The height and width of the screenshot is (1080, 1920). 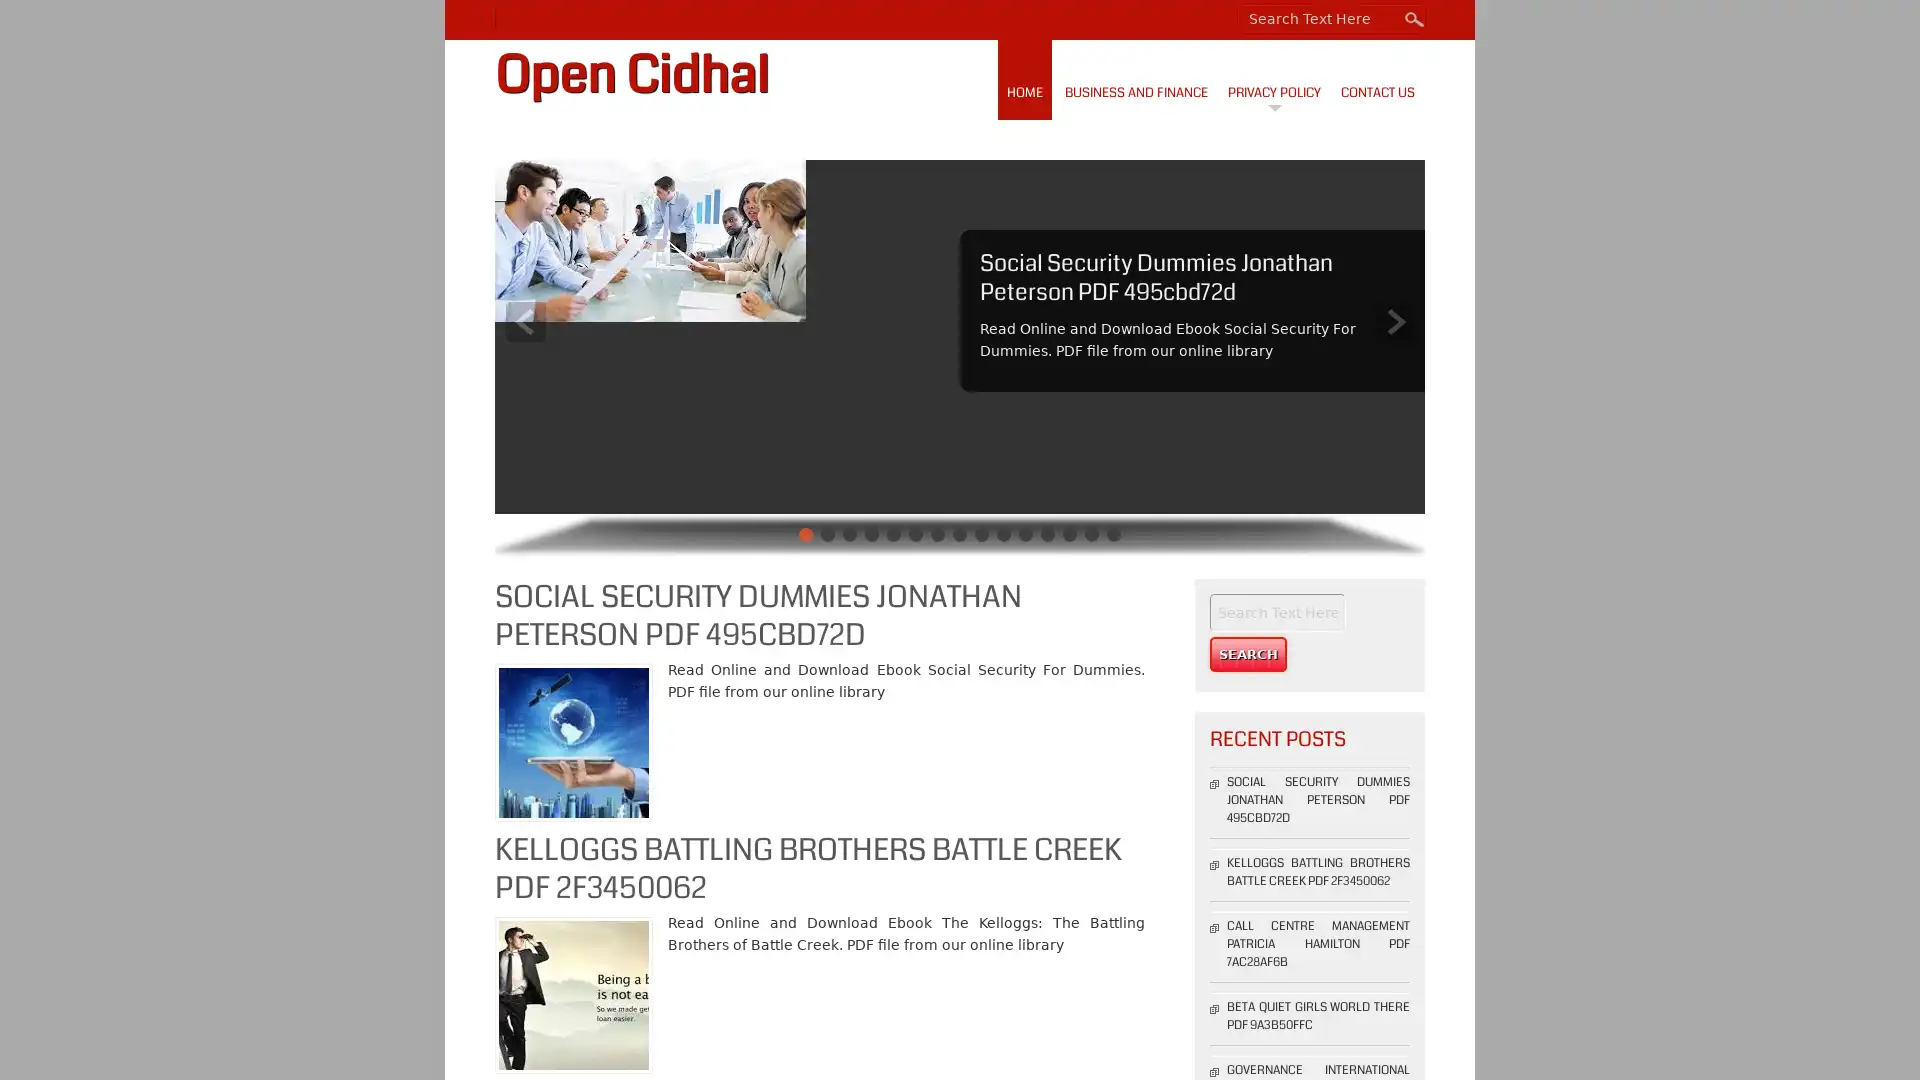 What do you see at coordinates (1247, 654) in the screenshot?
I see `Search` at bounding box center [1247, 654].